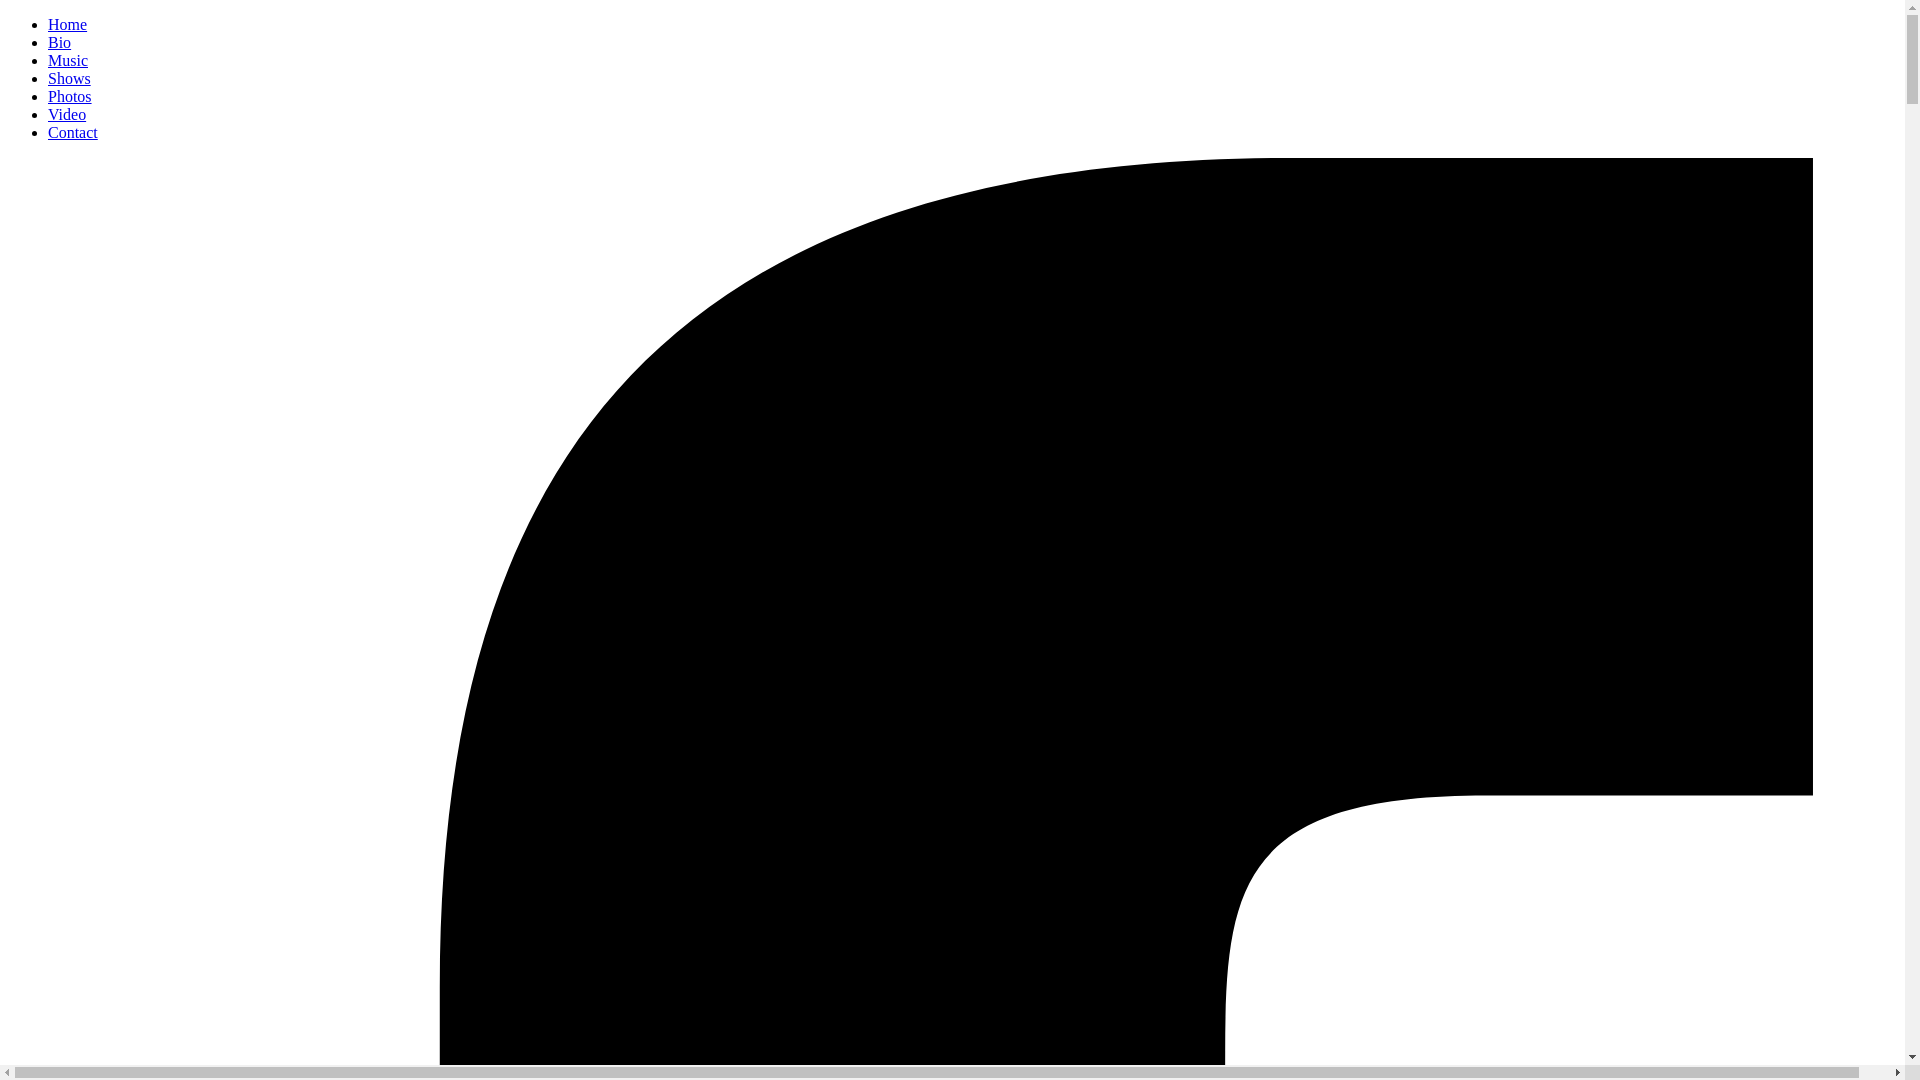 Image resolution: width=1920 pixels, height=1080 pixels. I want to click on 'Music', so click(67, 59).